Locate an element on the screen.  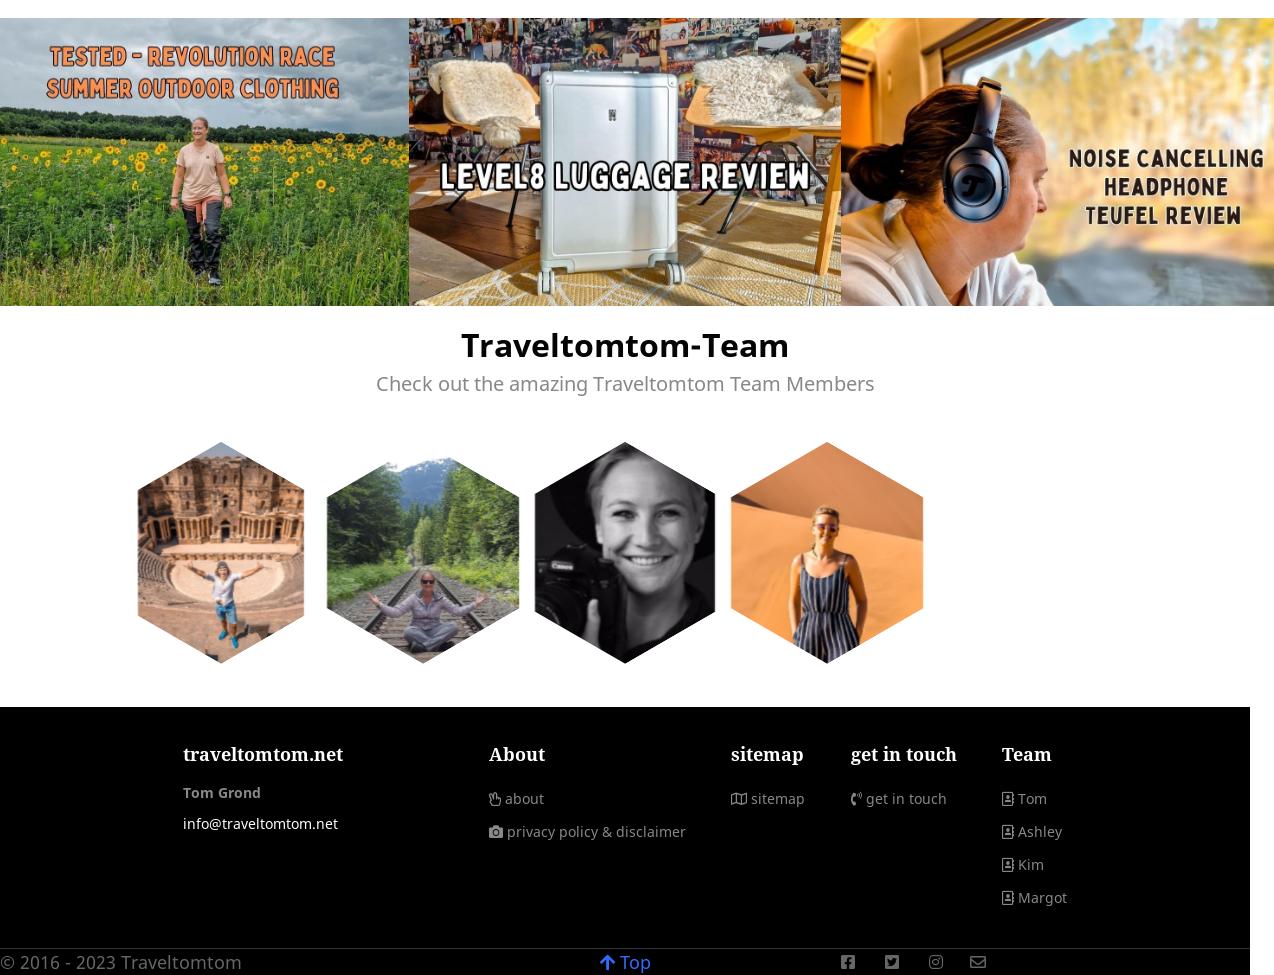
'Tom' is located at coordinates (1031, 797).